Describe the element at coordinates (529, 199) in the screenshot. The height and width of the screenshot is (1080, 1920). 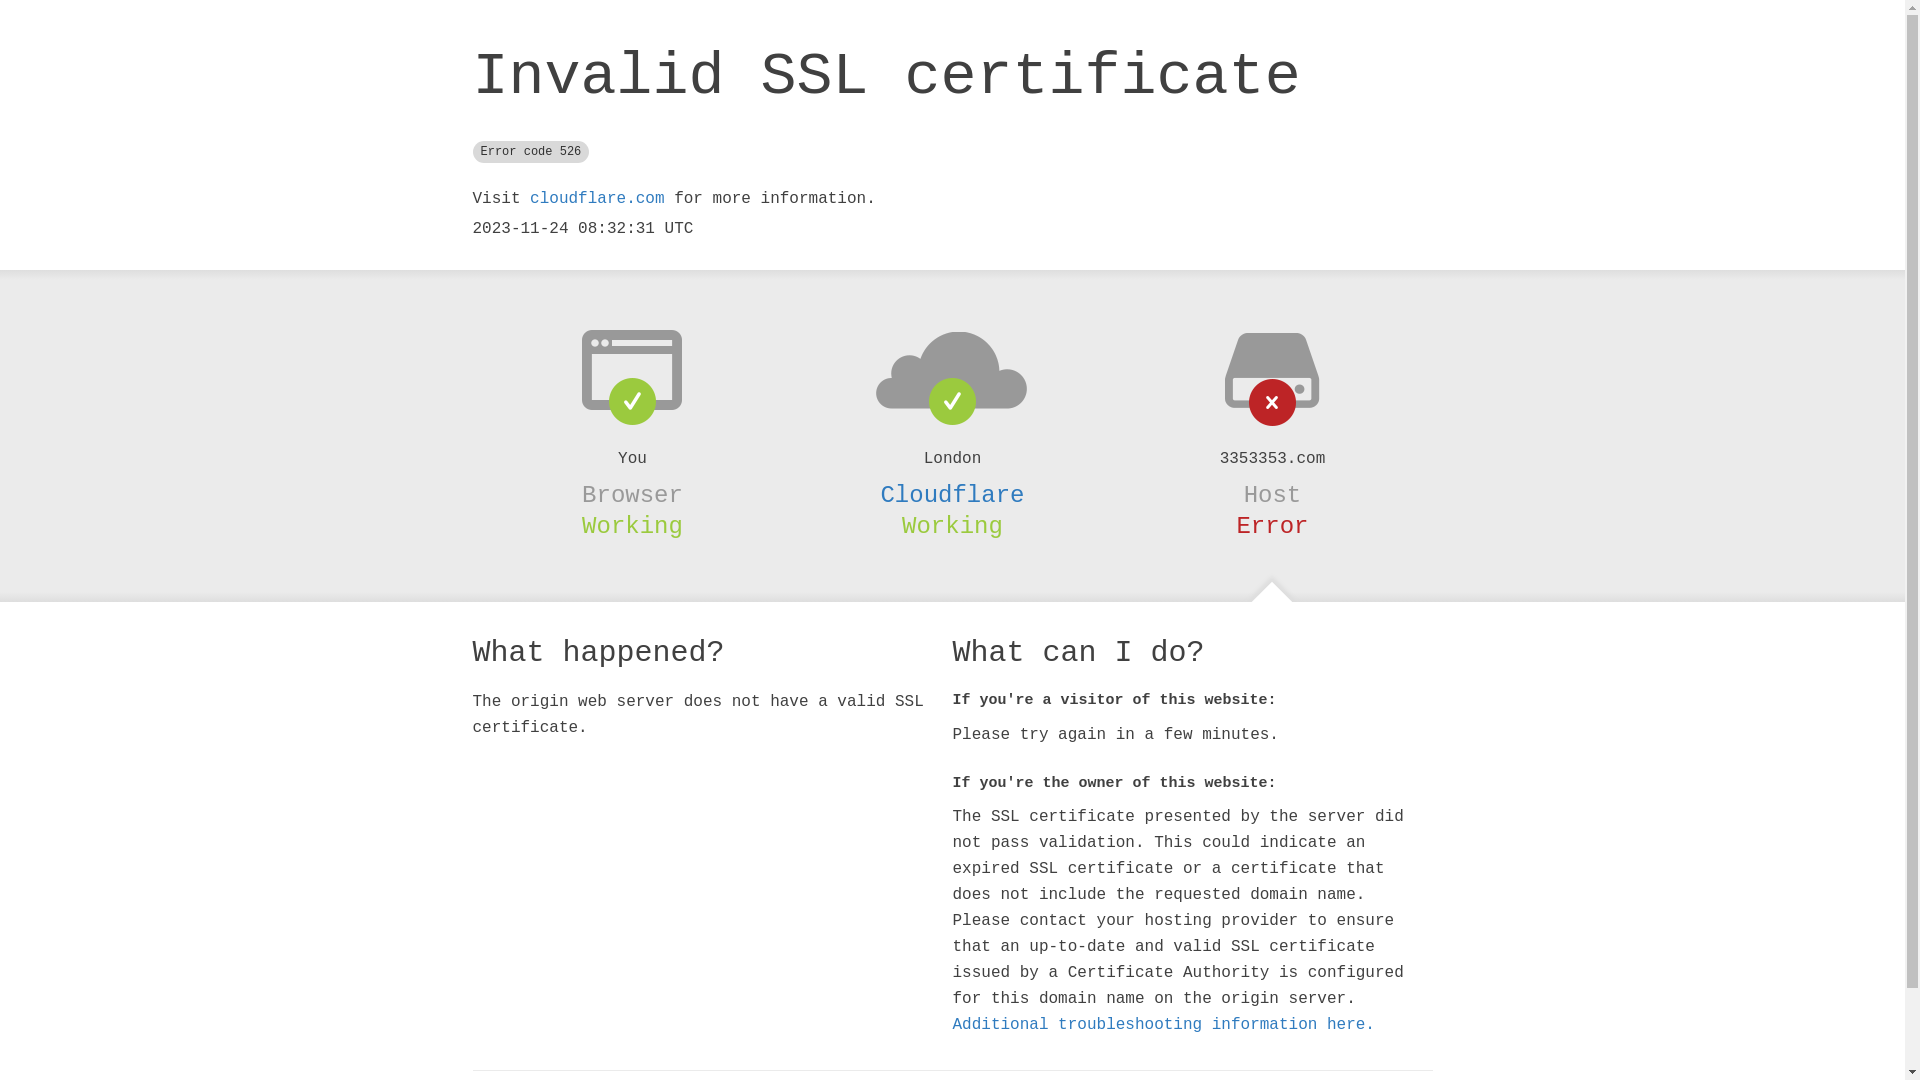
I see `'cloudflare.com'` at that location.